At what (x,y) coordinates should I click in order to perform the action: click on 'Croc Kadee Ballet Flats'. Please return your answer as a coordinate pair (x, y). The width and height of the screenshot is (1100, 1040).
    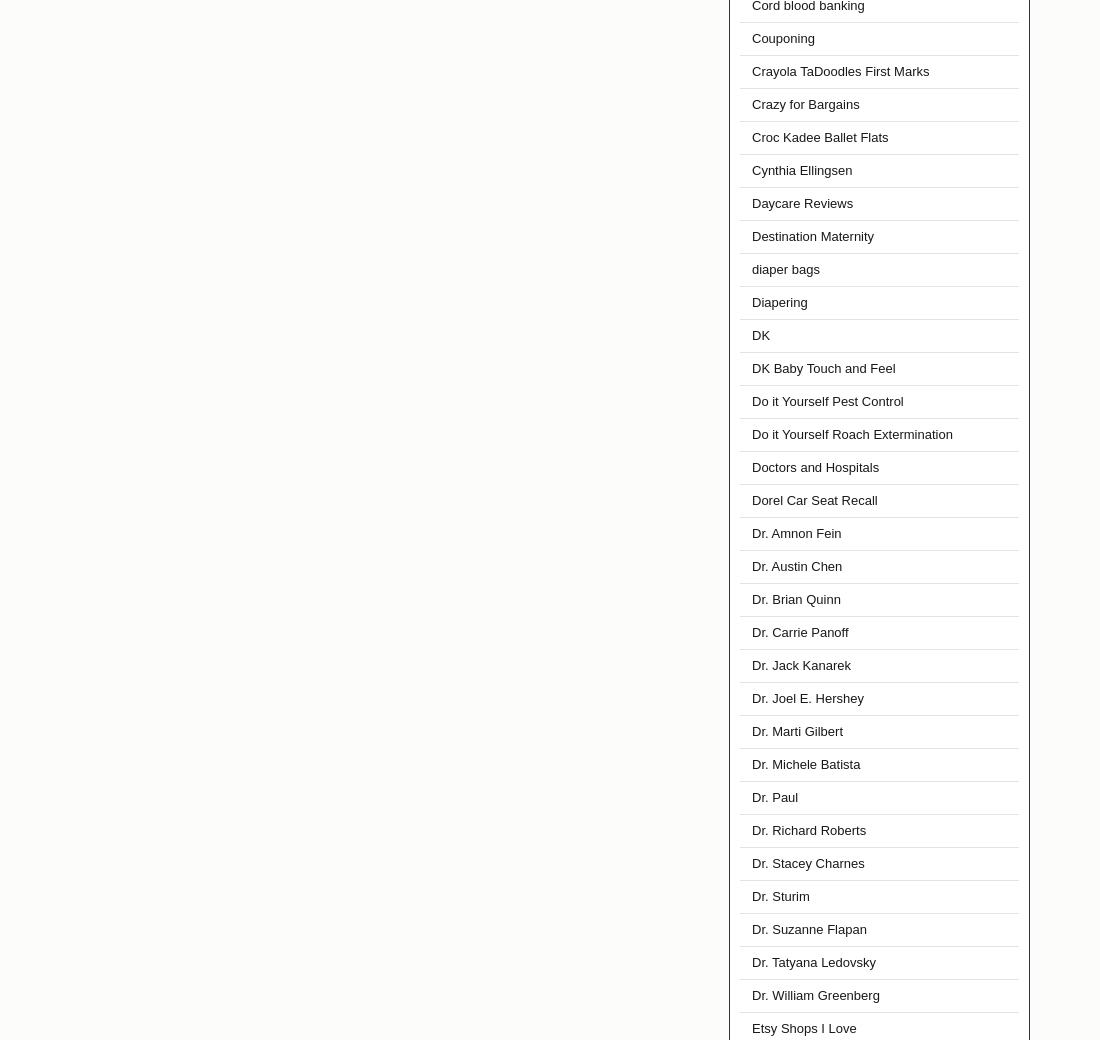
    Looking at the image, I should click on (820, 137).